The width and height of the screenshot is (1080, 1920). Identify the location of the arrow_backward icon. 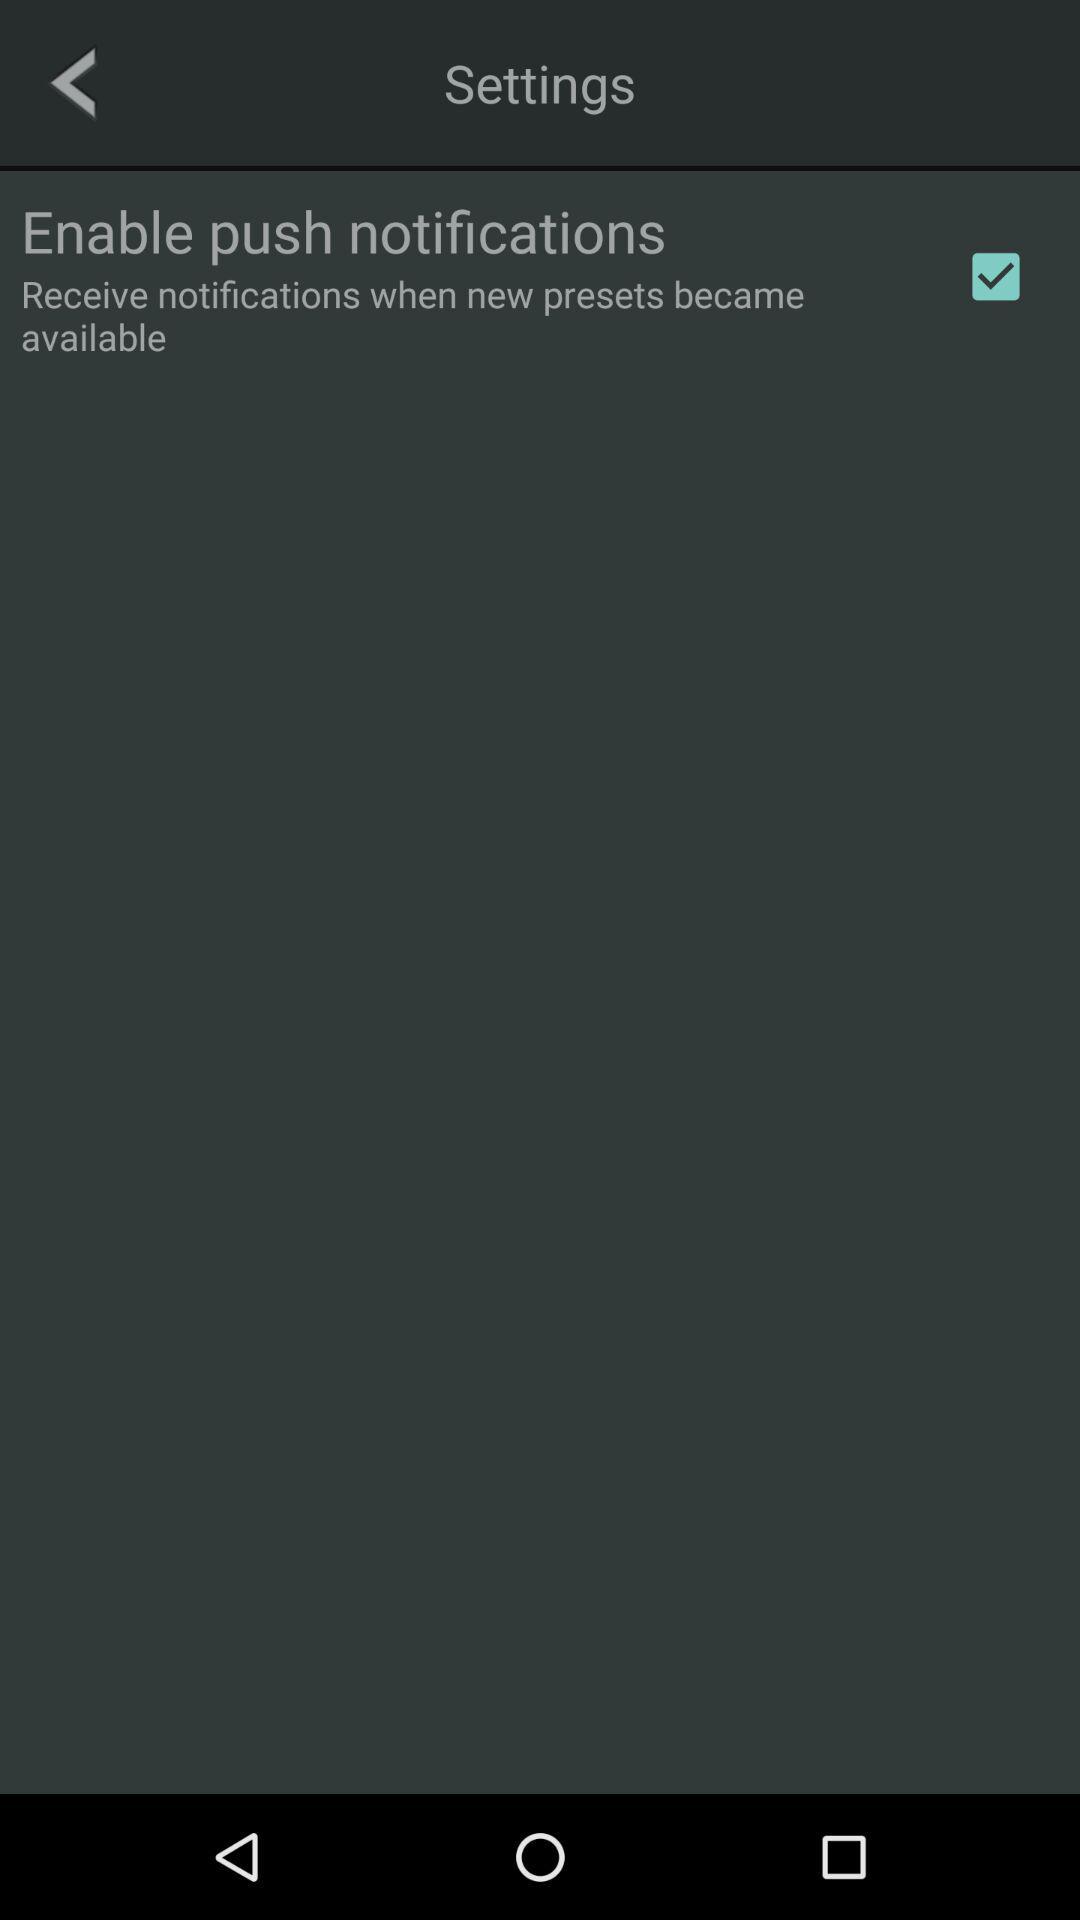
(71, 81).